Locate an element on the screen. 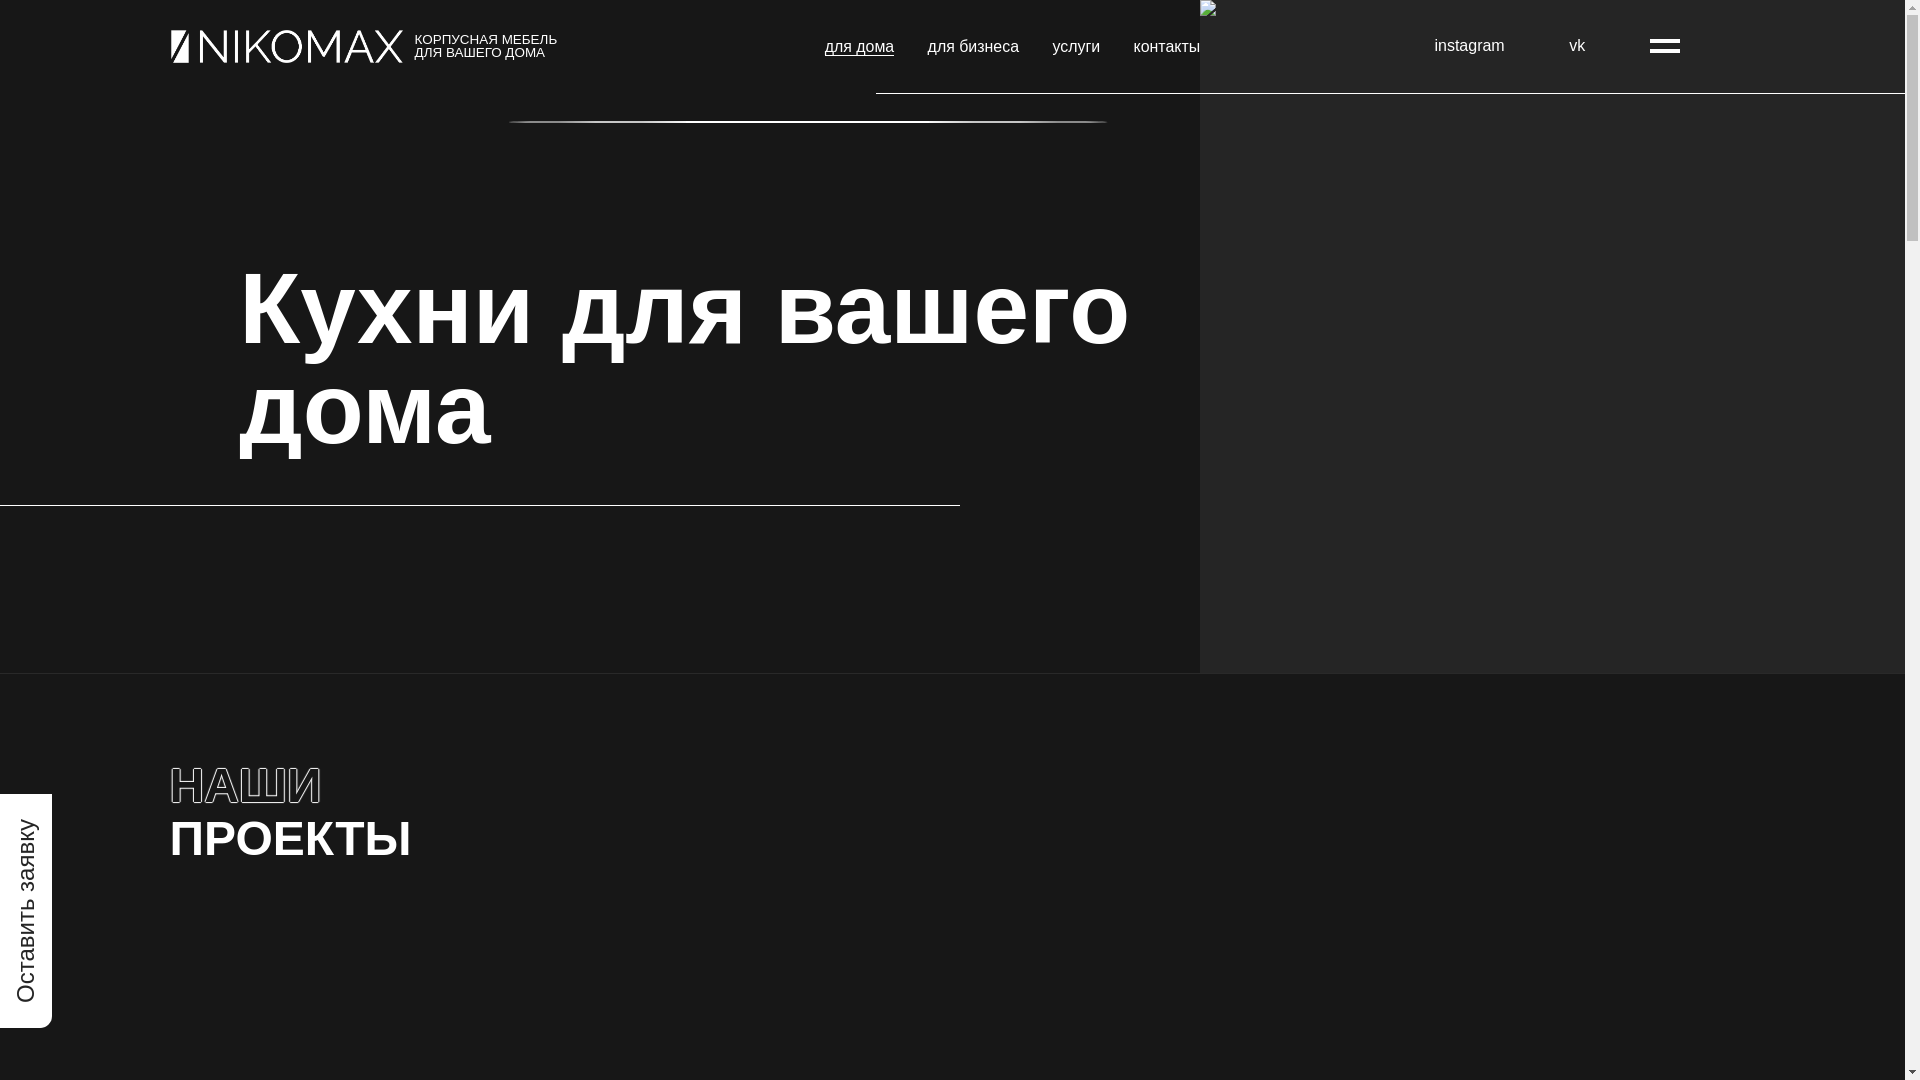  'vk' is located at coordinates (1576, 45).